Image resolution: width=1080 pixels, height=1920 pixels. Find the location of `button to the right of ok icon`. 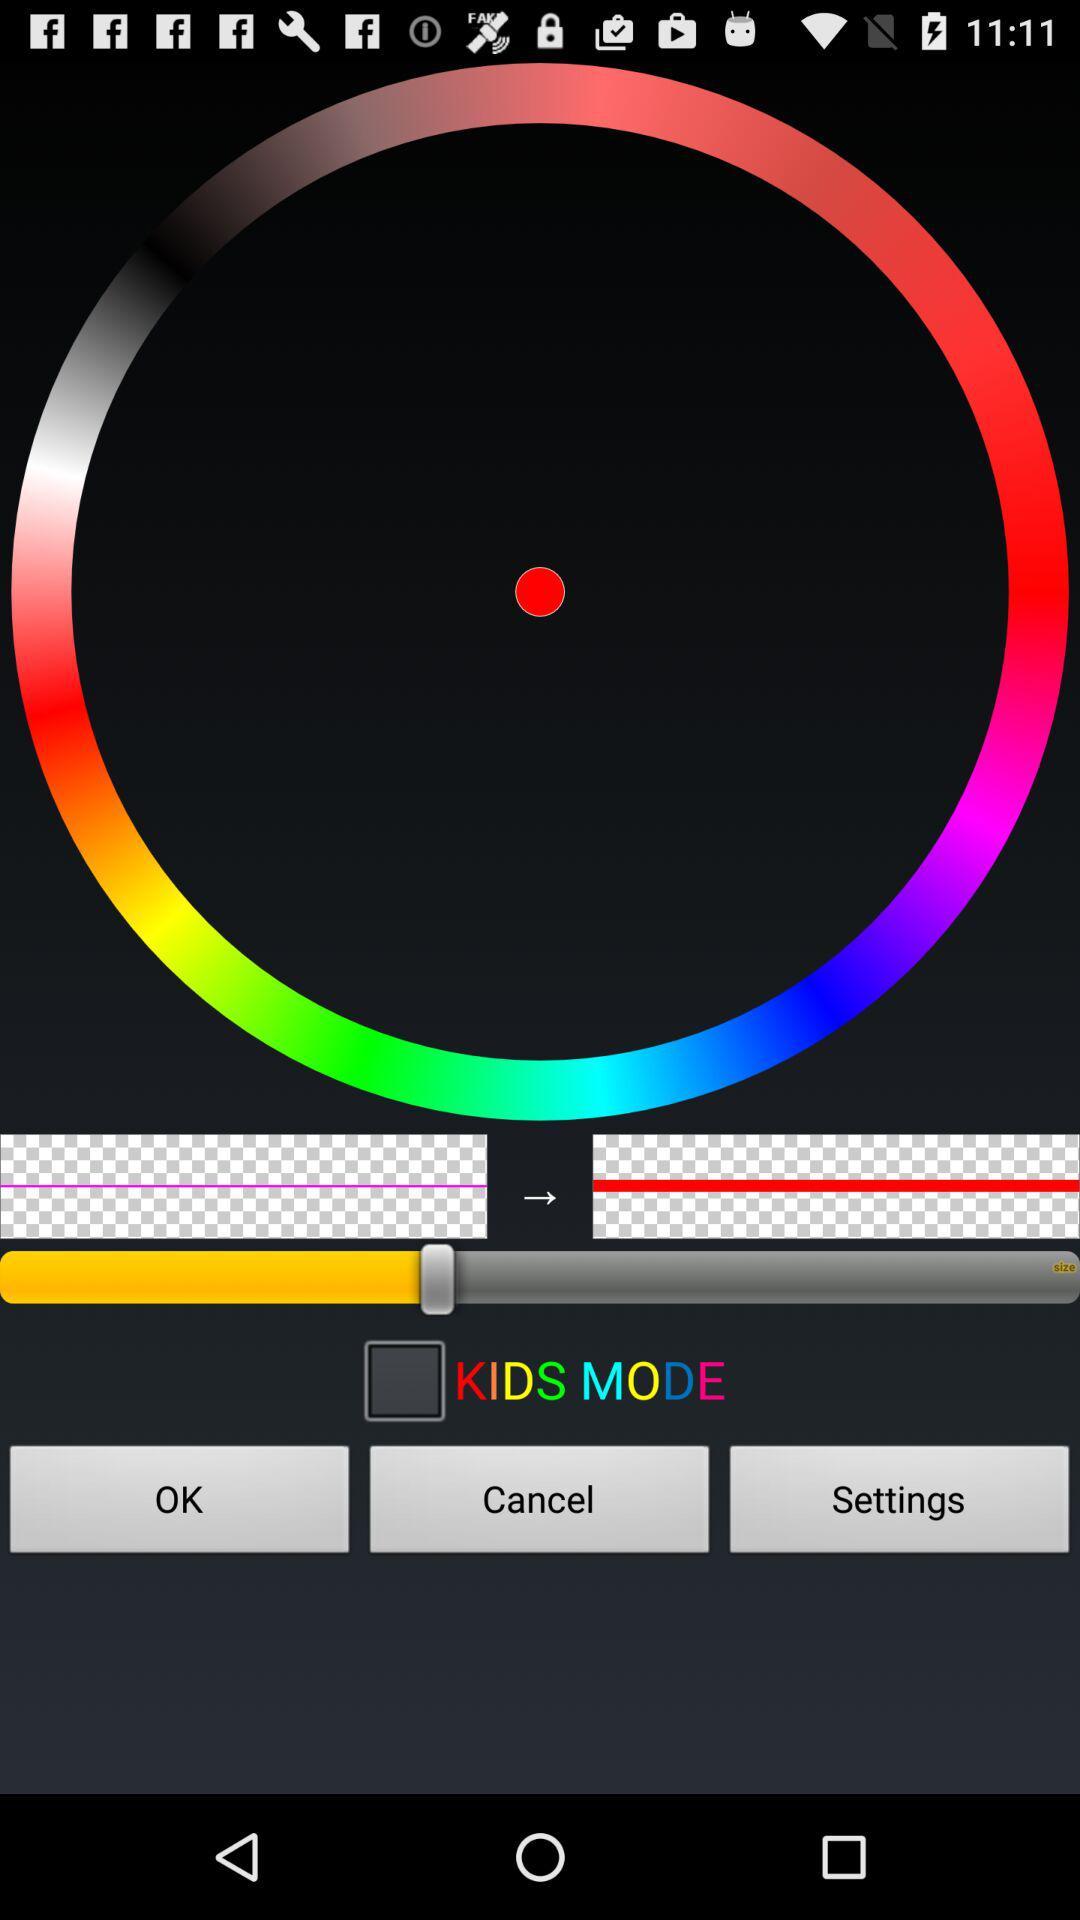

button to the right of ok icon is located at coordinates (540, 1505).